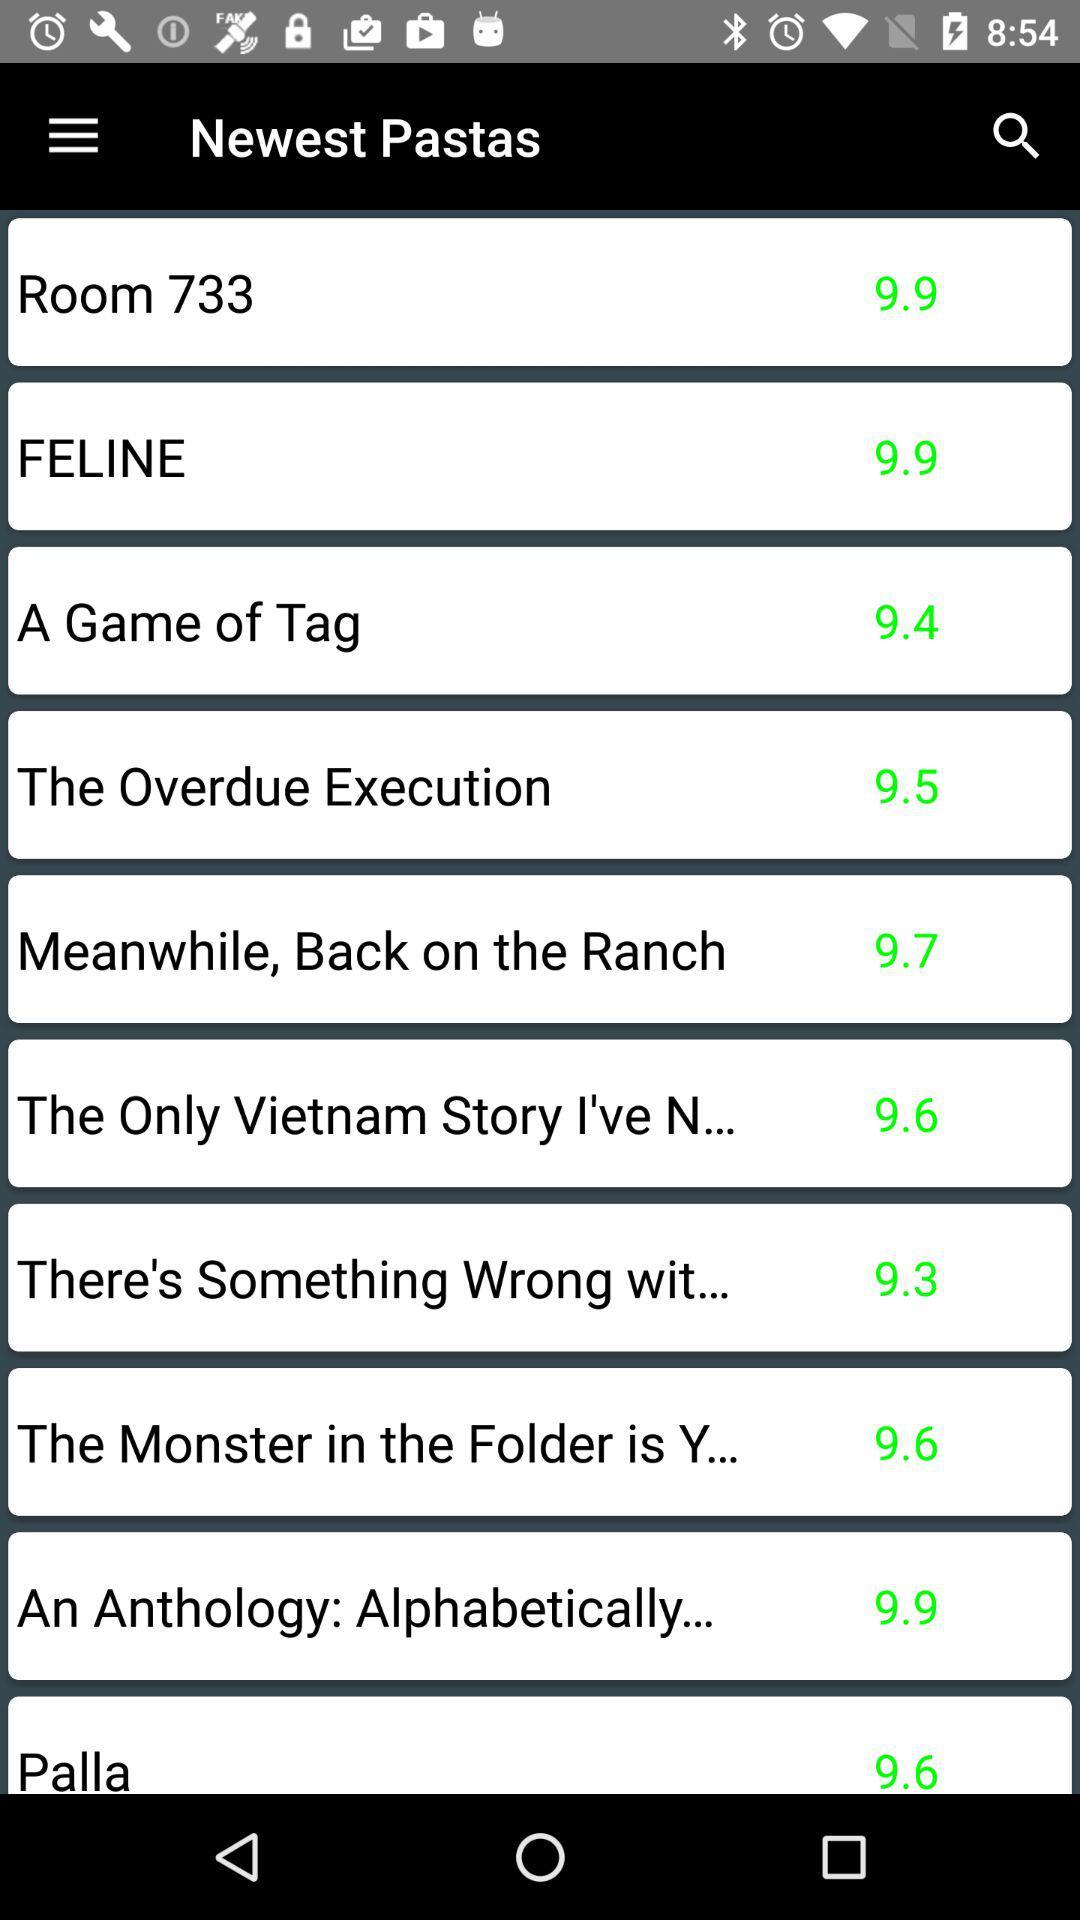  I want to click on icon at the top left corner, so click(72, 135).